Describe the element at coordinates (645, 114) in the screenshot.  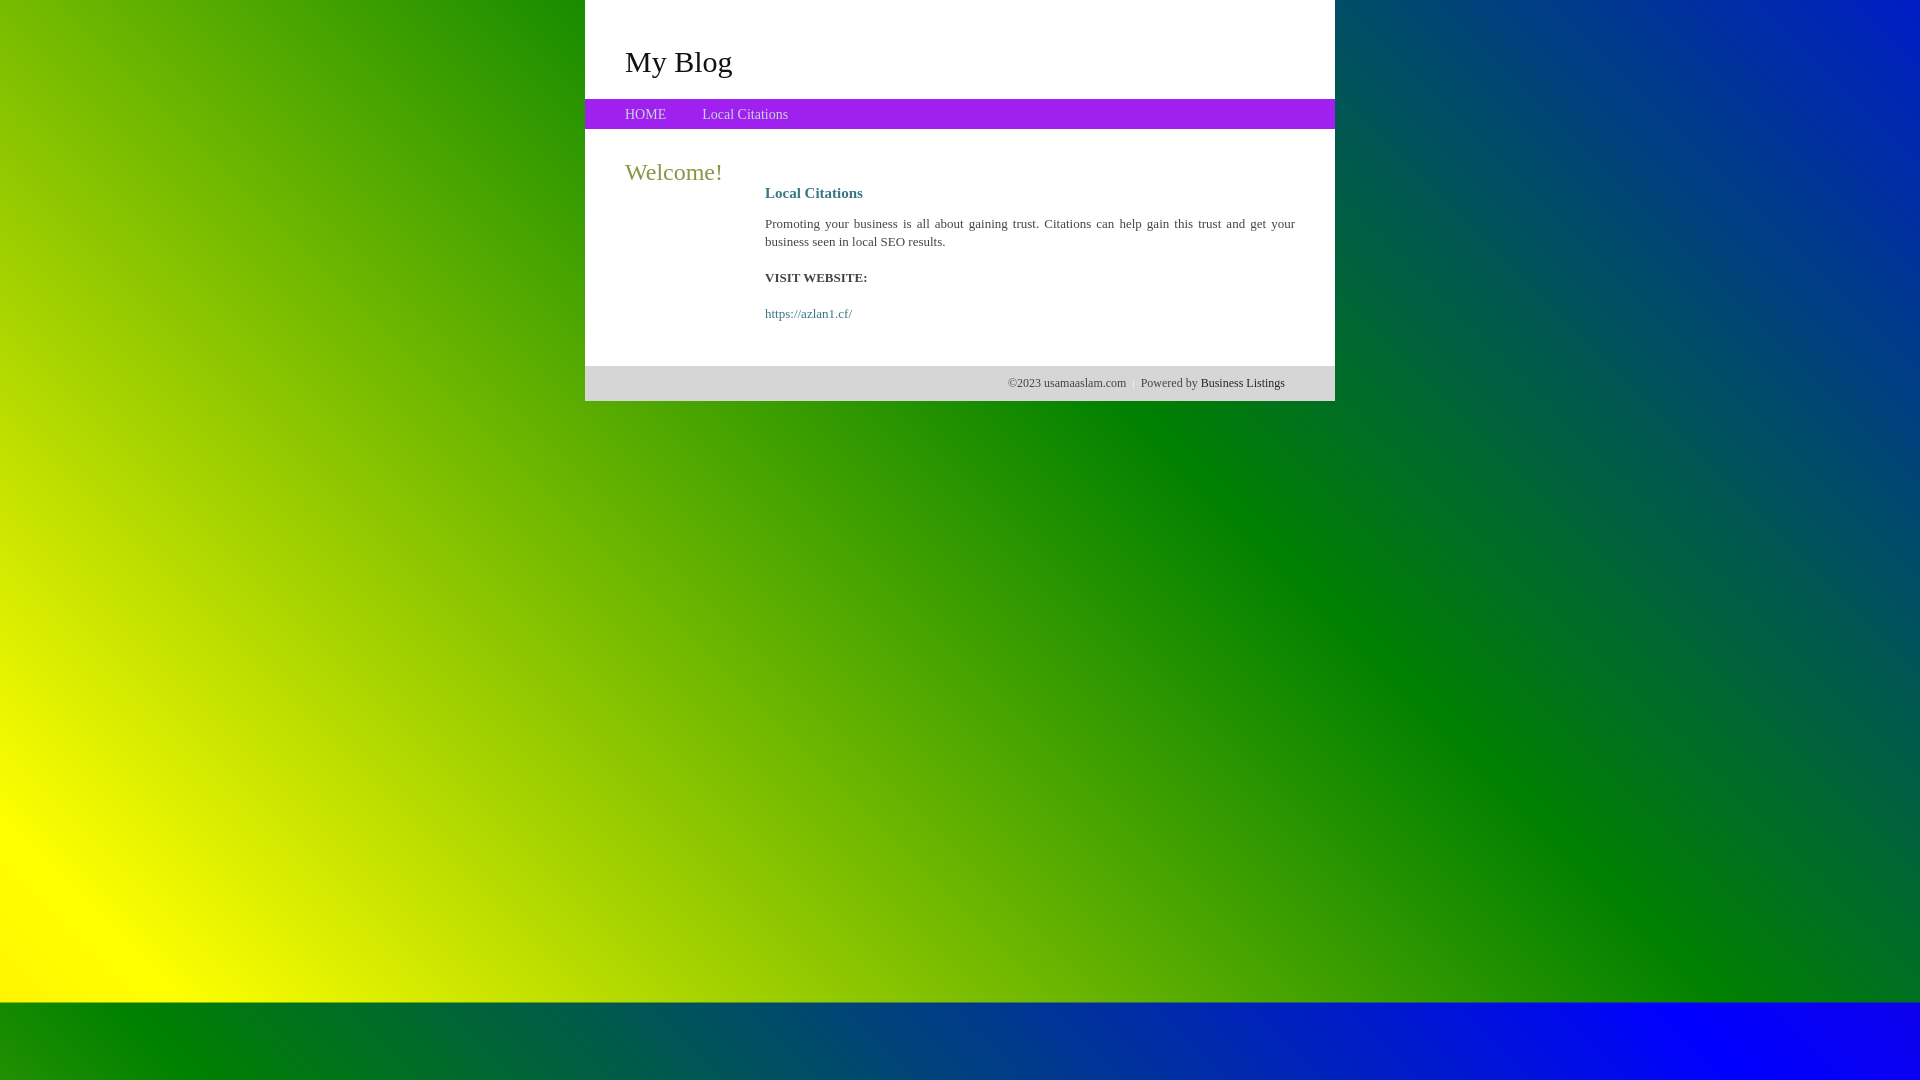
I see `'HOME'` at that location.